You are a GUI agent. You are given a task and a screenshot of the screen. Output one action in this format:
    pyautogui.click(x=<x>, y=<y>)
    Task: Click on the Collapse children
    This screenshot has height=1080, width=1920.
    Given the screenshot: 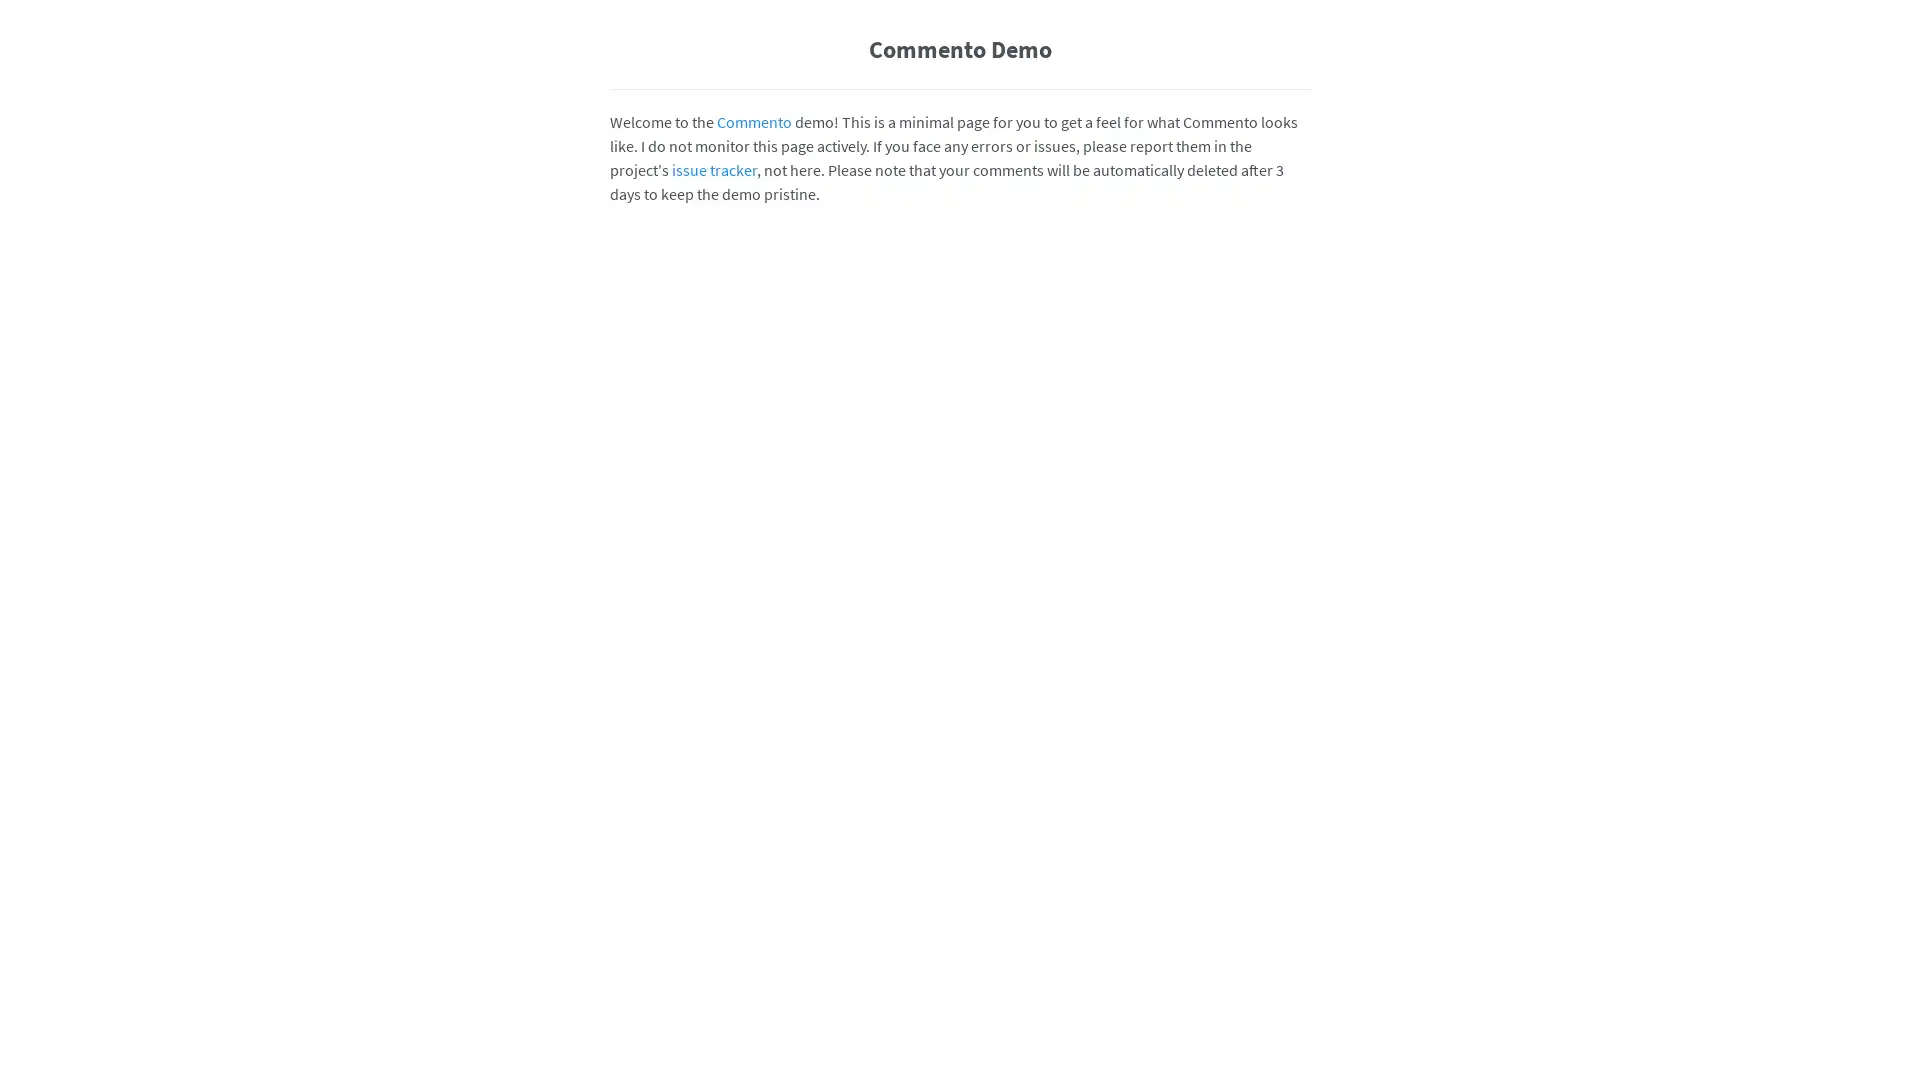 What is the action you would take?
    pyautogui.click(x=1296, y=925)
    